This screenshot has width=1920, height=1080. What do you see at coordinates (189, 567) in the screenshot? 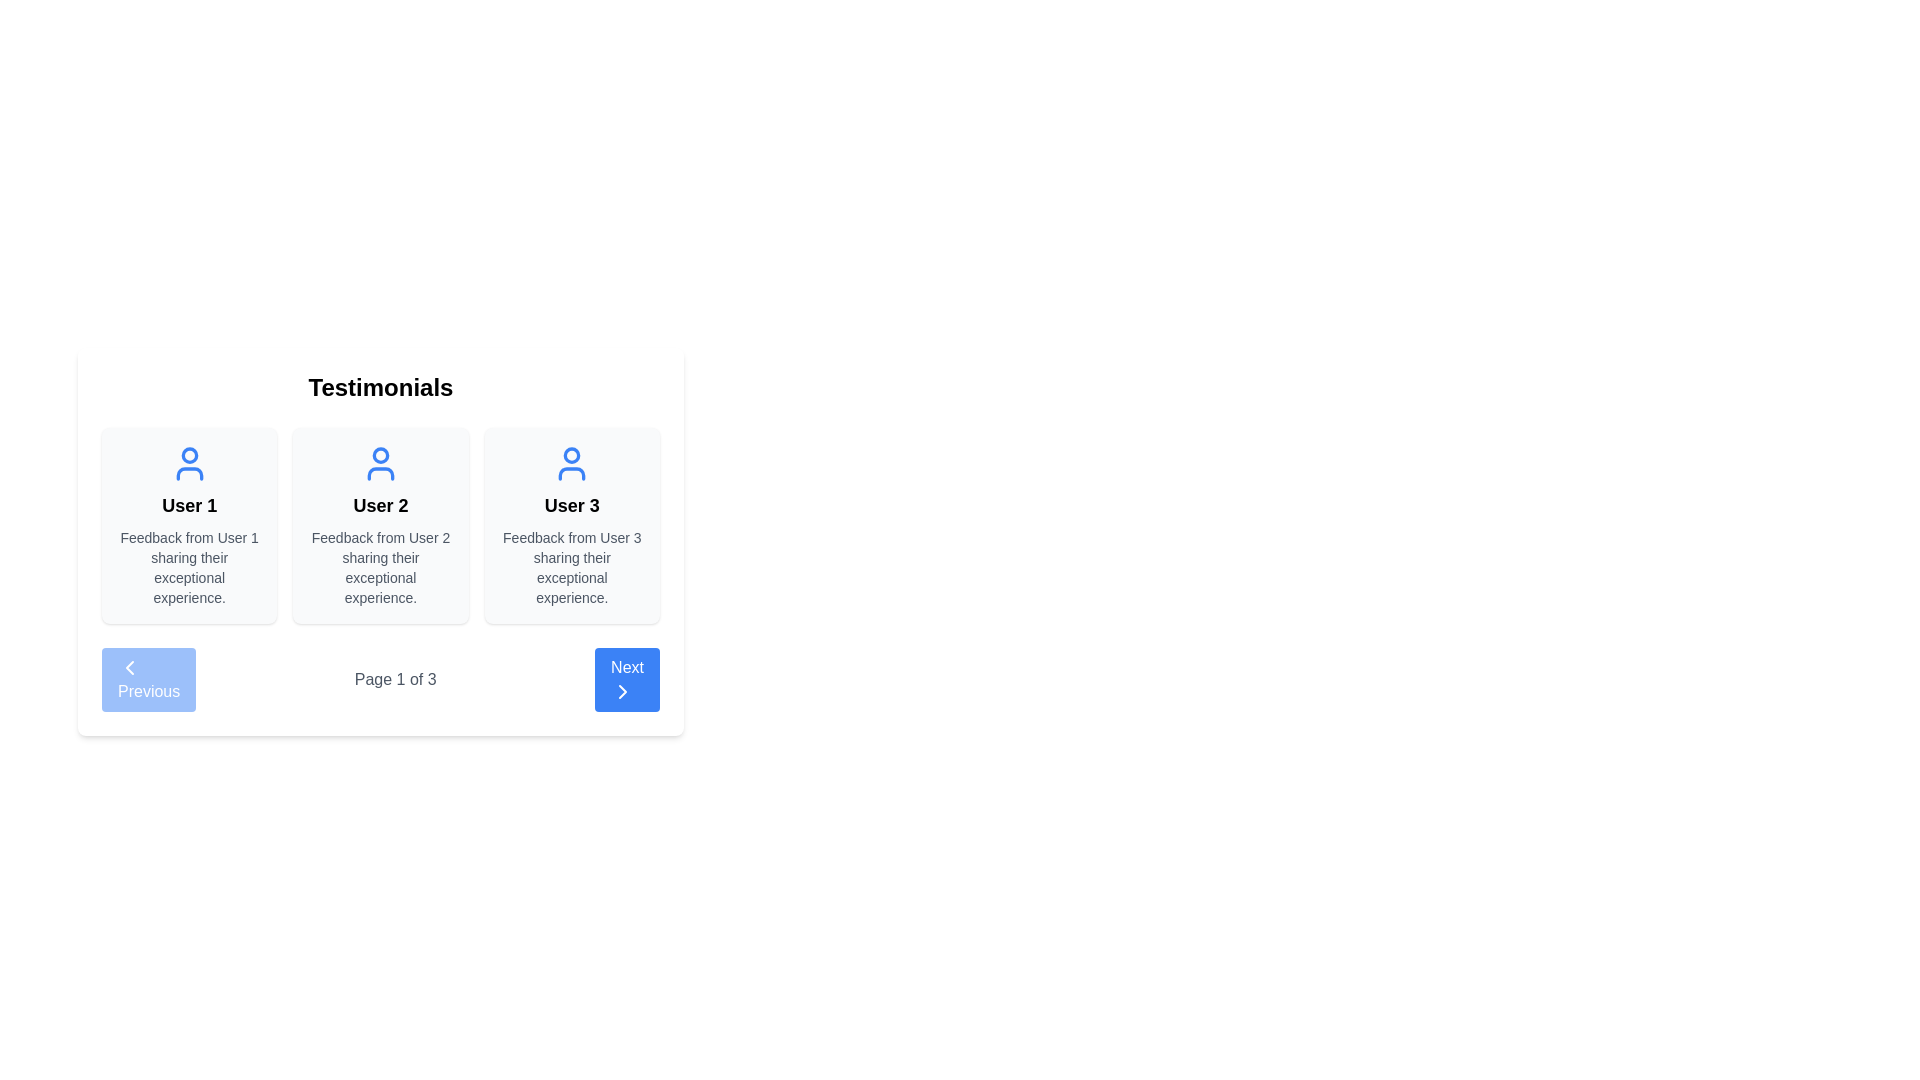
I see `the text block that conveys user feedback or a testimonial, located in the bottom section of the first card following the heading titled 'User 1'` at bounding box center [189, 567].